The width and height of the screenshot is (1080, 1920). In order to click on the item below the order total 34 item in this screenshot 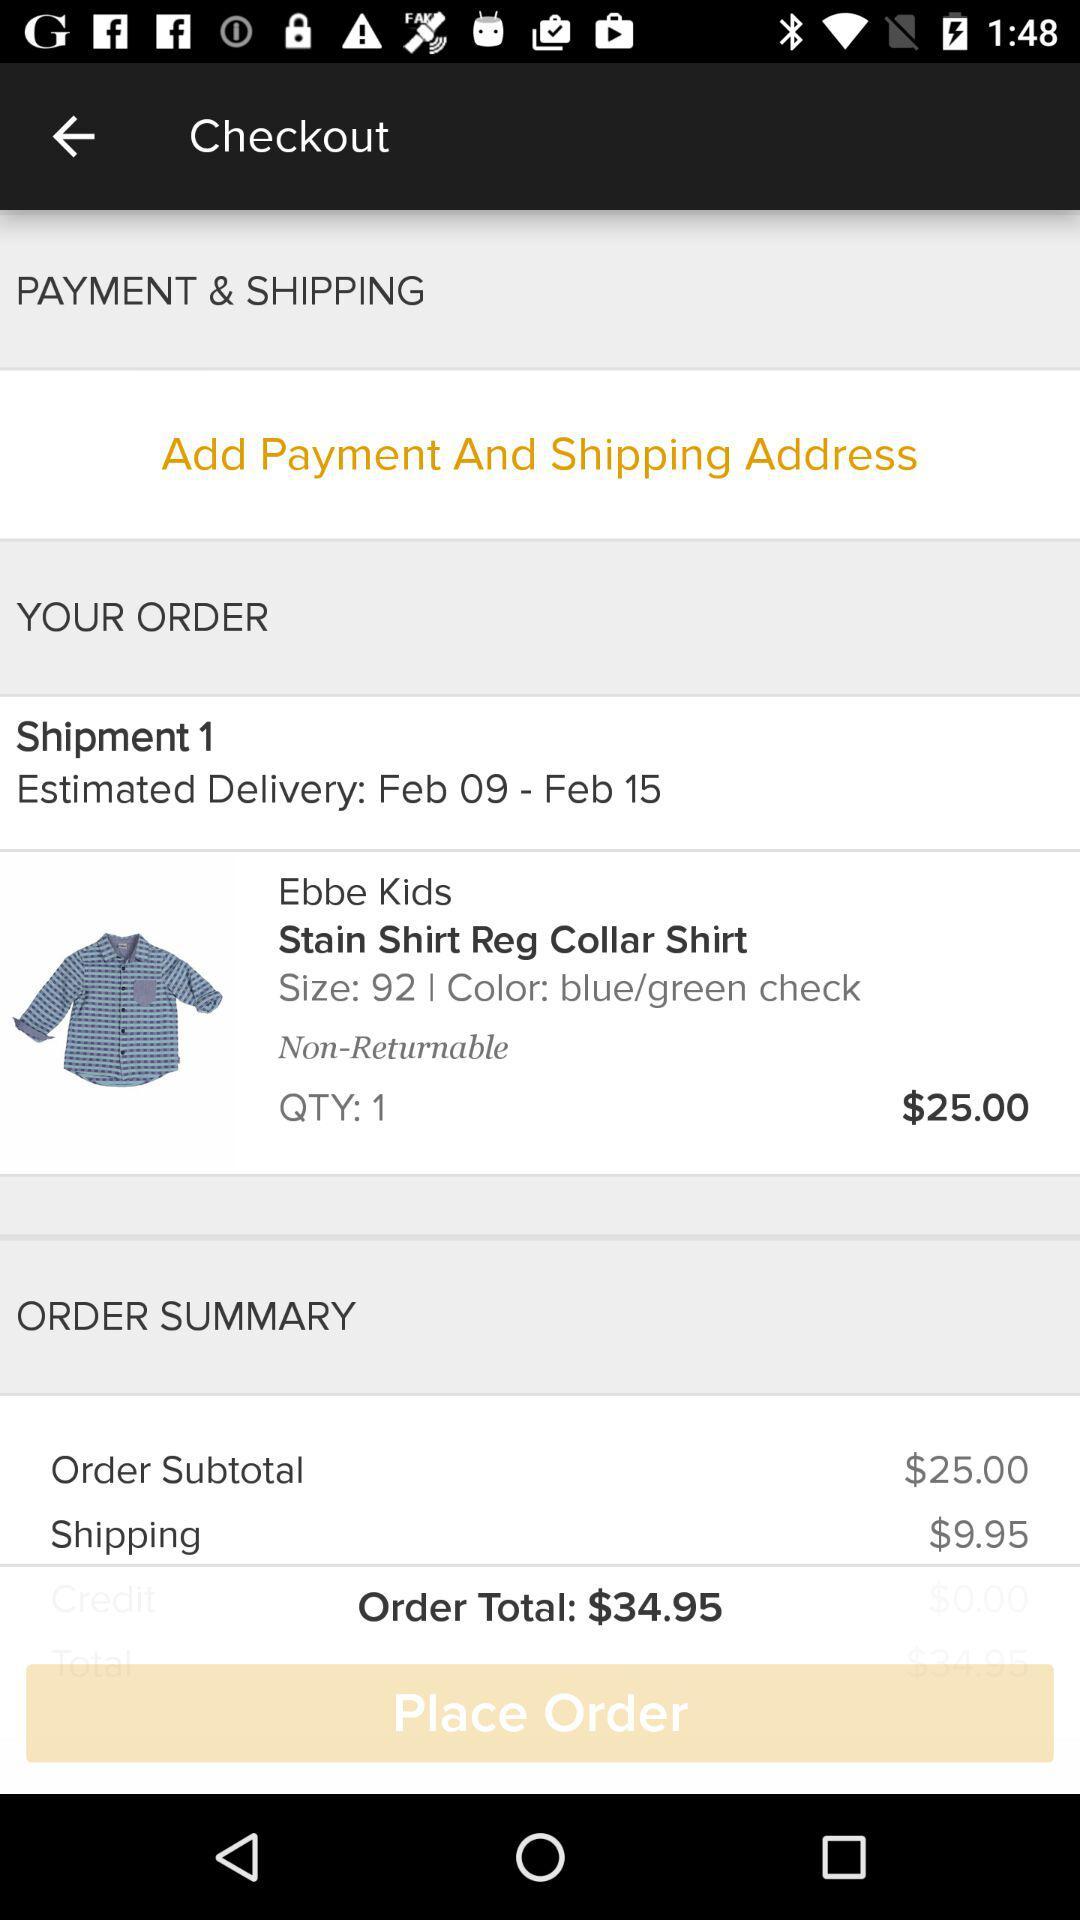, I will do `click(540, 1712)`.